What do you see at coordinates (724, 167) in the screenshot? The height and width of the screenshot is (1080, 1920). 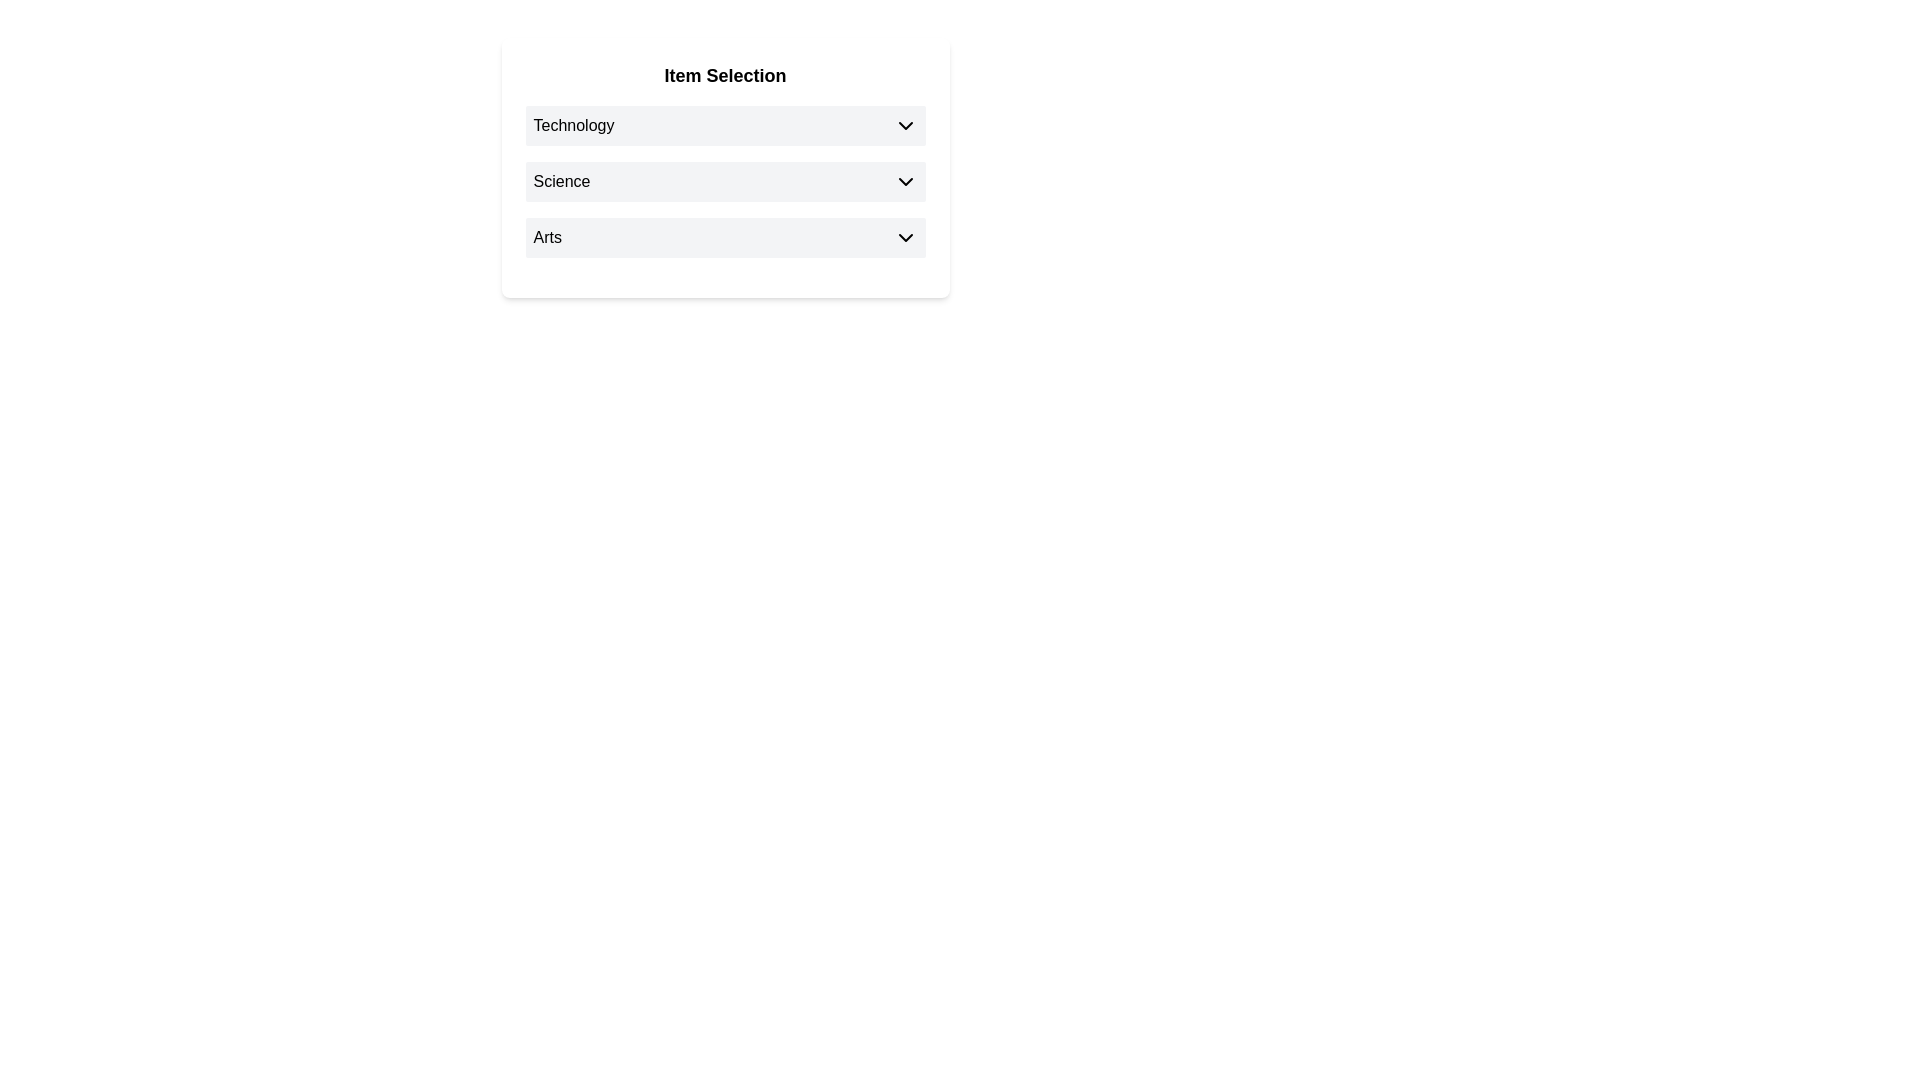 I see `the dropdown arrow of the second row labeled 'Science' in the 'Item Selection' dropdown menu` at bounding box center [724, 167].